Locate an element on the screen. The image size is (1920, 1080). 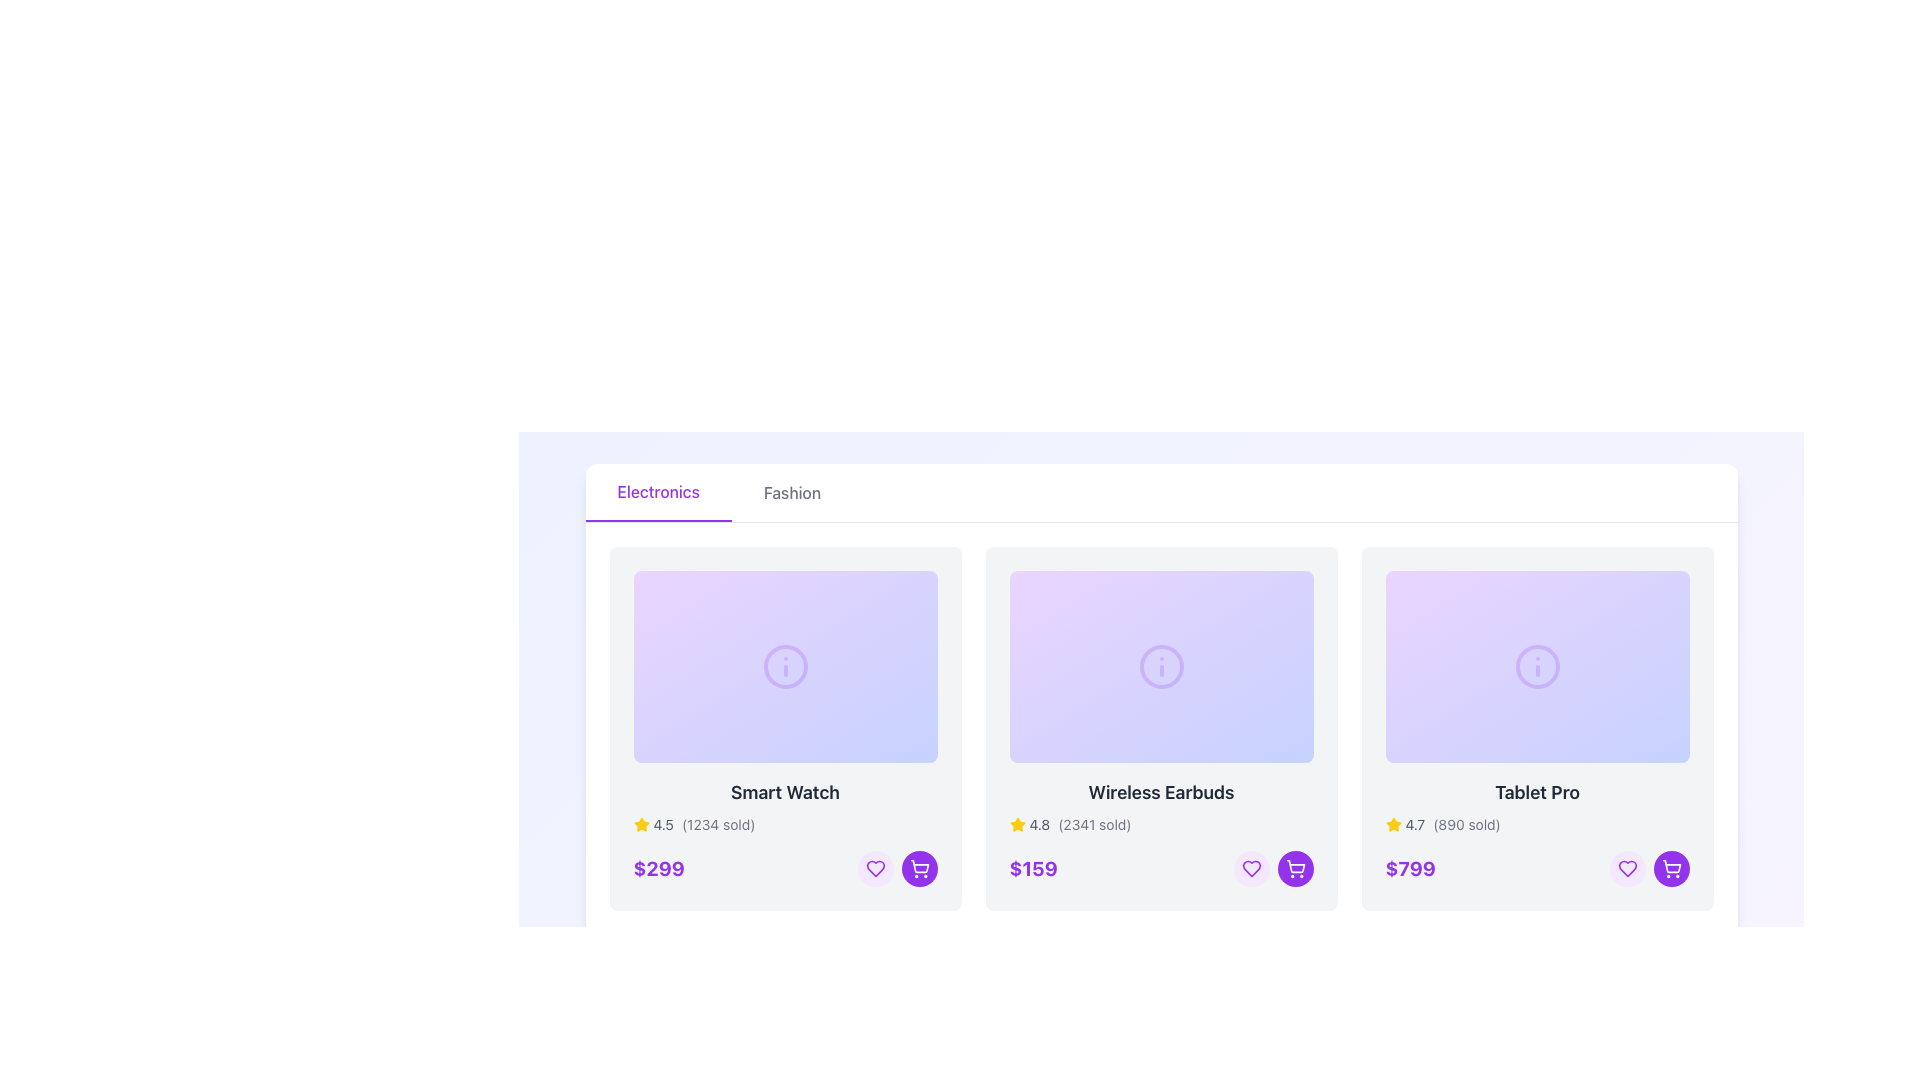
the five-pointed star icon with a yellow fill, which is the first icon in the graphical rating display of the 'Tablet Pro' product information, located directly to the left of the rating text '4.7' is located at coordinates (1392, 824).